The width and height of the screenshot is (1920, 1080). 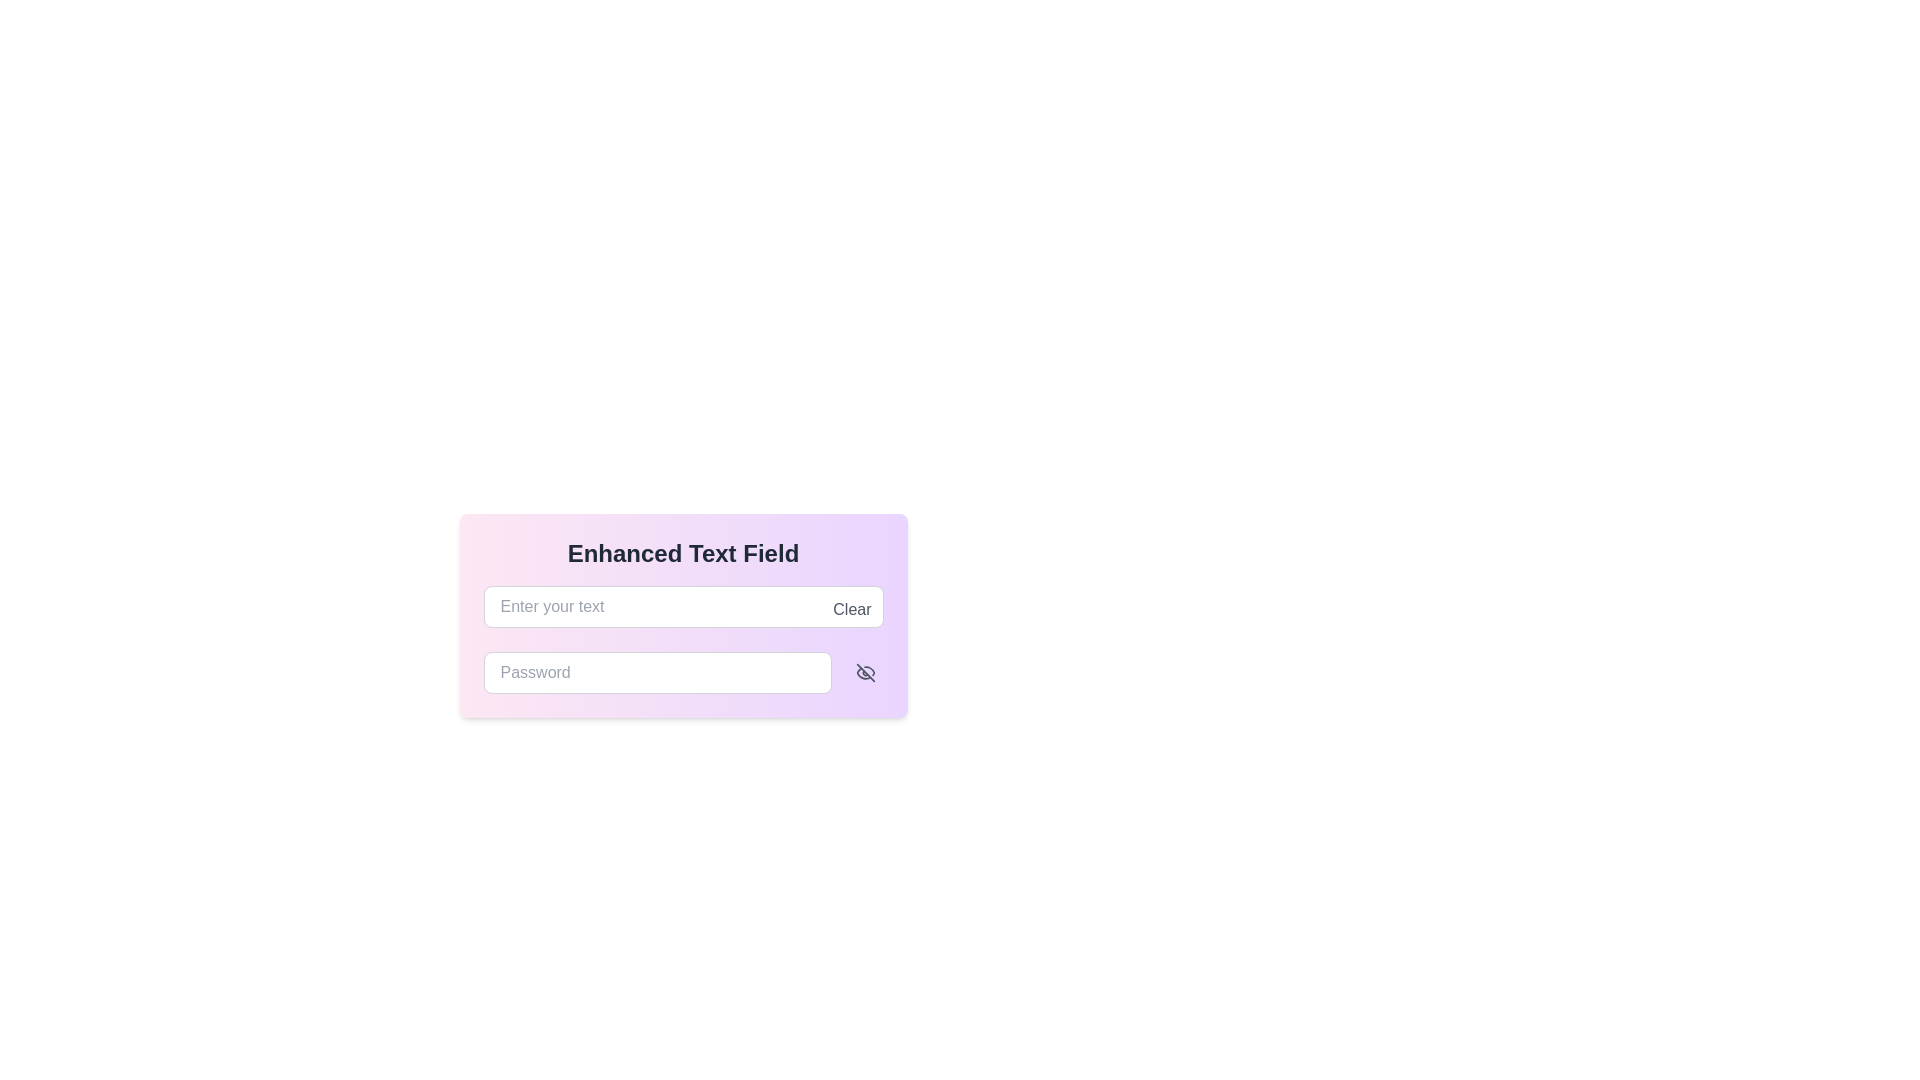 What do you see at coordinates (852, 608) in the screenshot?
I see `the clear button located at the top-right corner of the text entry box` at bounding box center [852, 608].